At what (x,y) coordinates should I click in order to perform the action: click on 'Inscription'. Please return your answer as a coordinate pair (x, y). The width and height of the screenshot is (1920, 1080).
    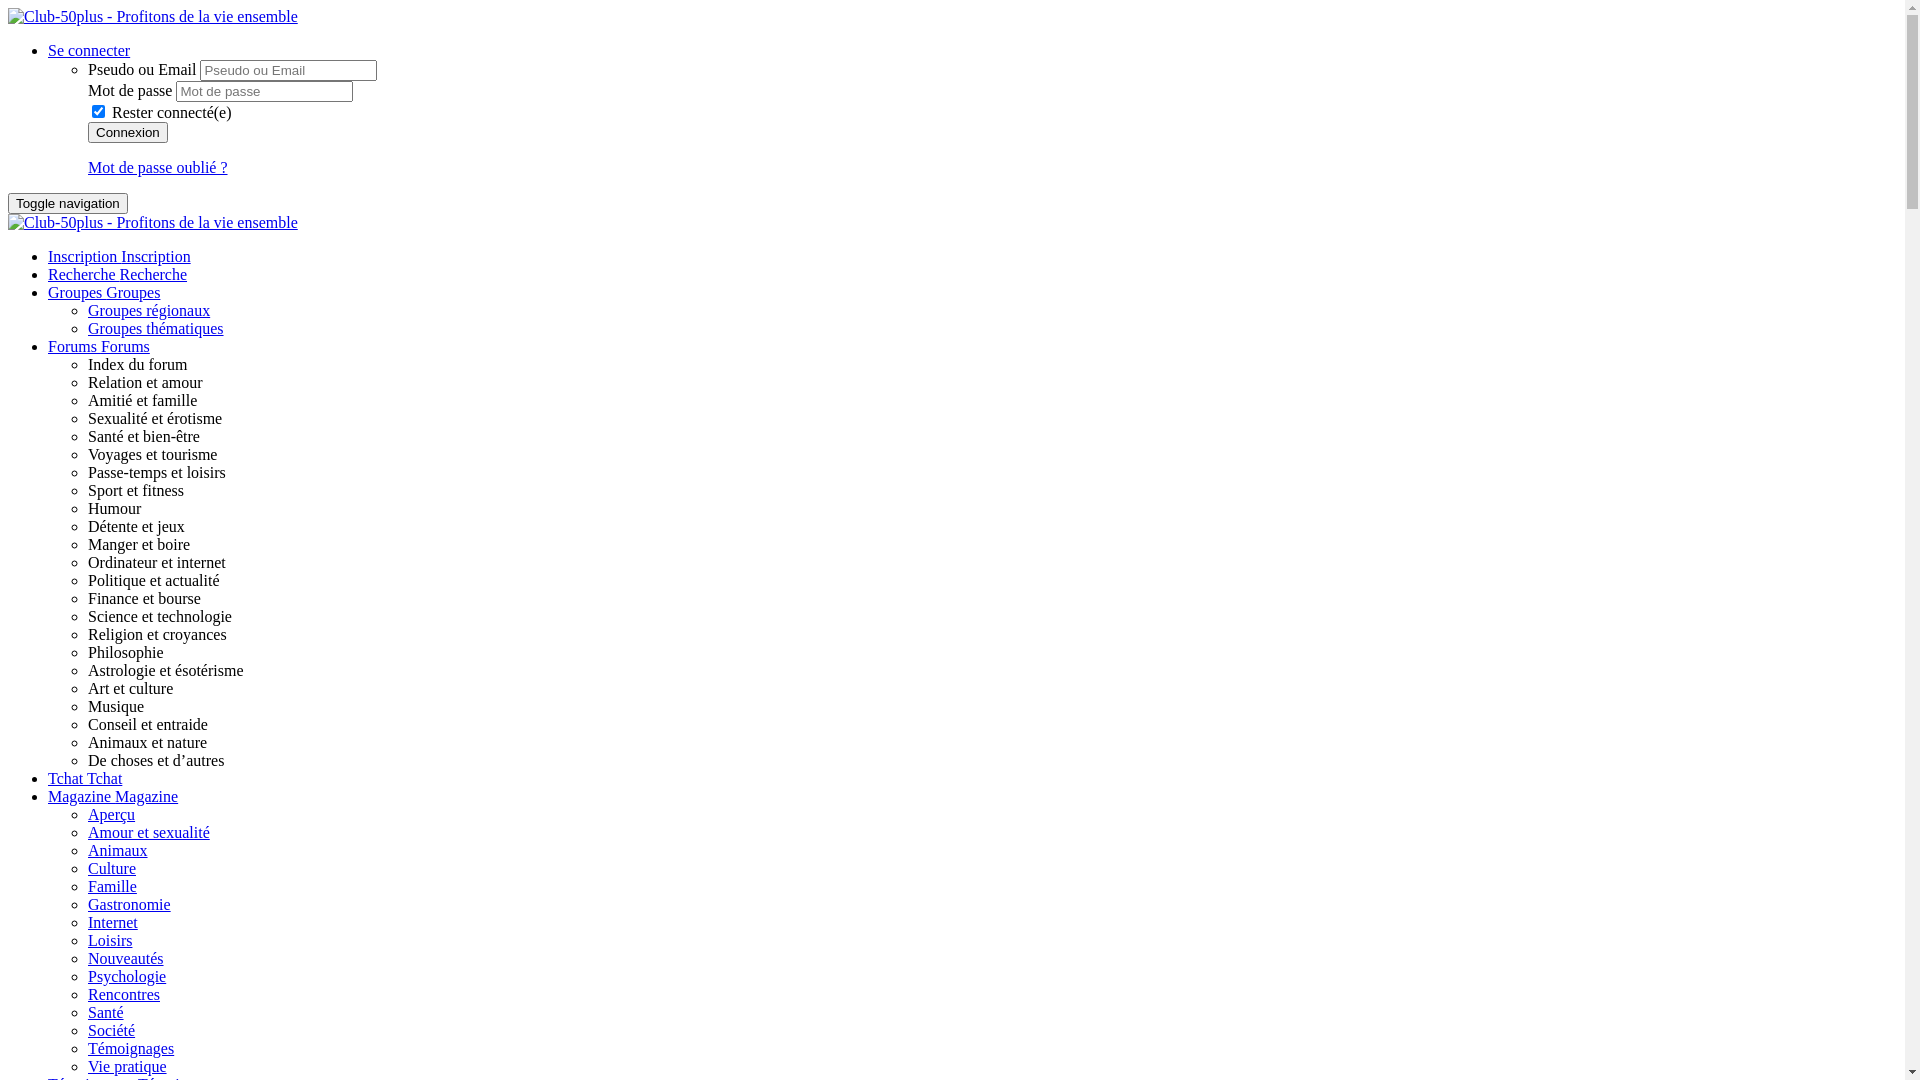
    Looking at the image, I should click on (154, 255).